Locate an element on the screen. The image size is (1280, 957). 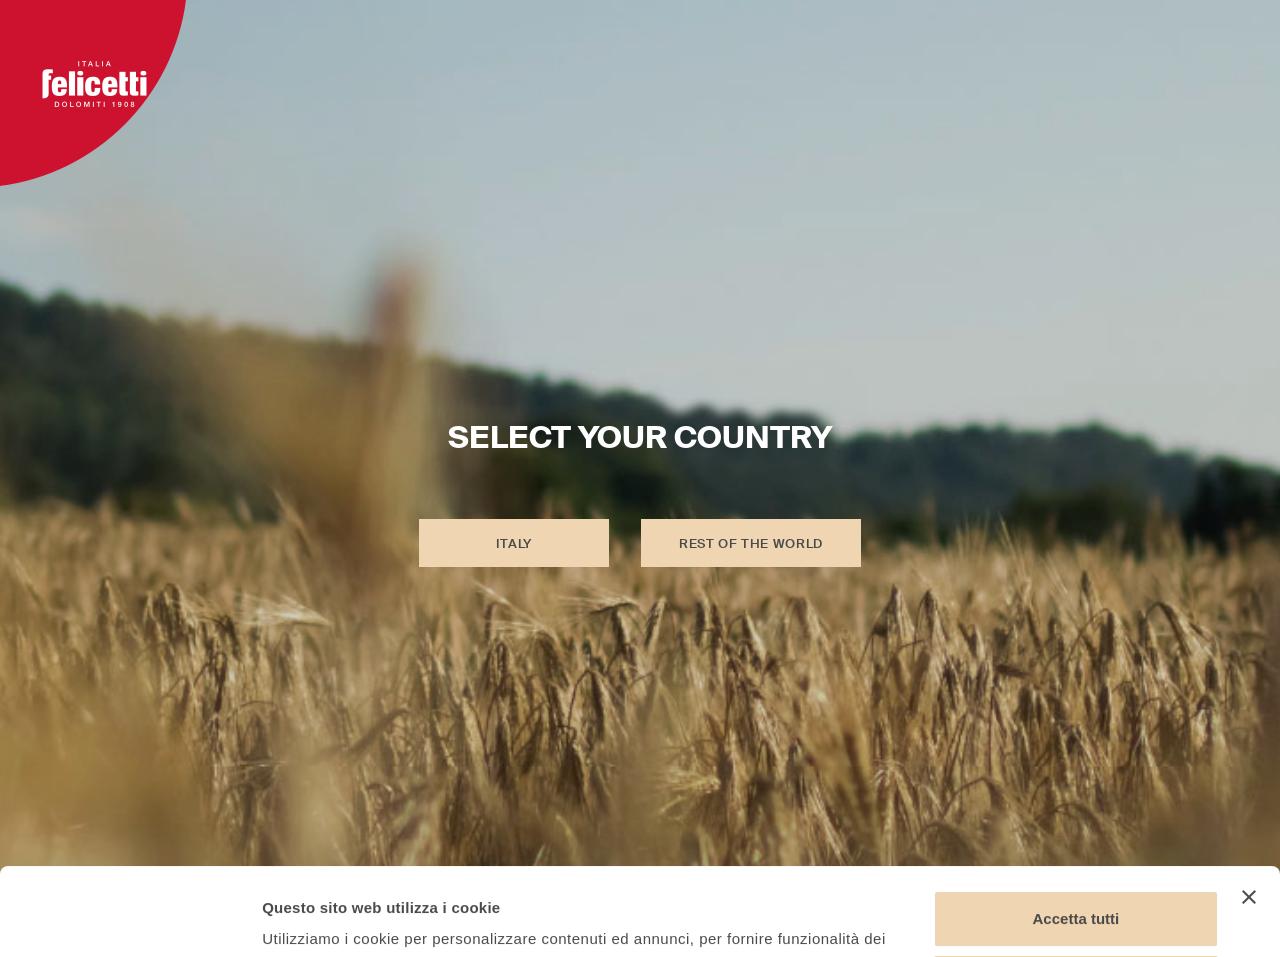
'SELECT YOUR COUNTRY' is located at coordinates (640, 435).